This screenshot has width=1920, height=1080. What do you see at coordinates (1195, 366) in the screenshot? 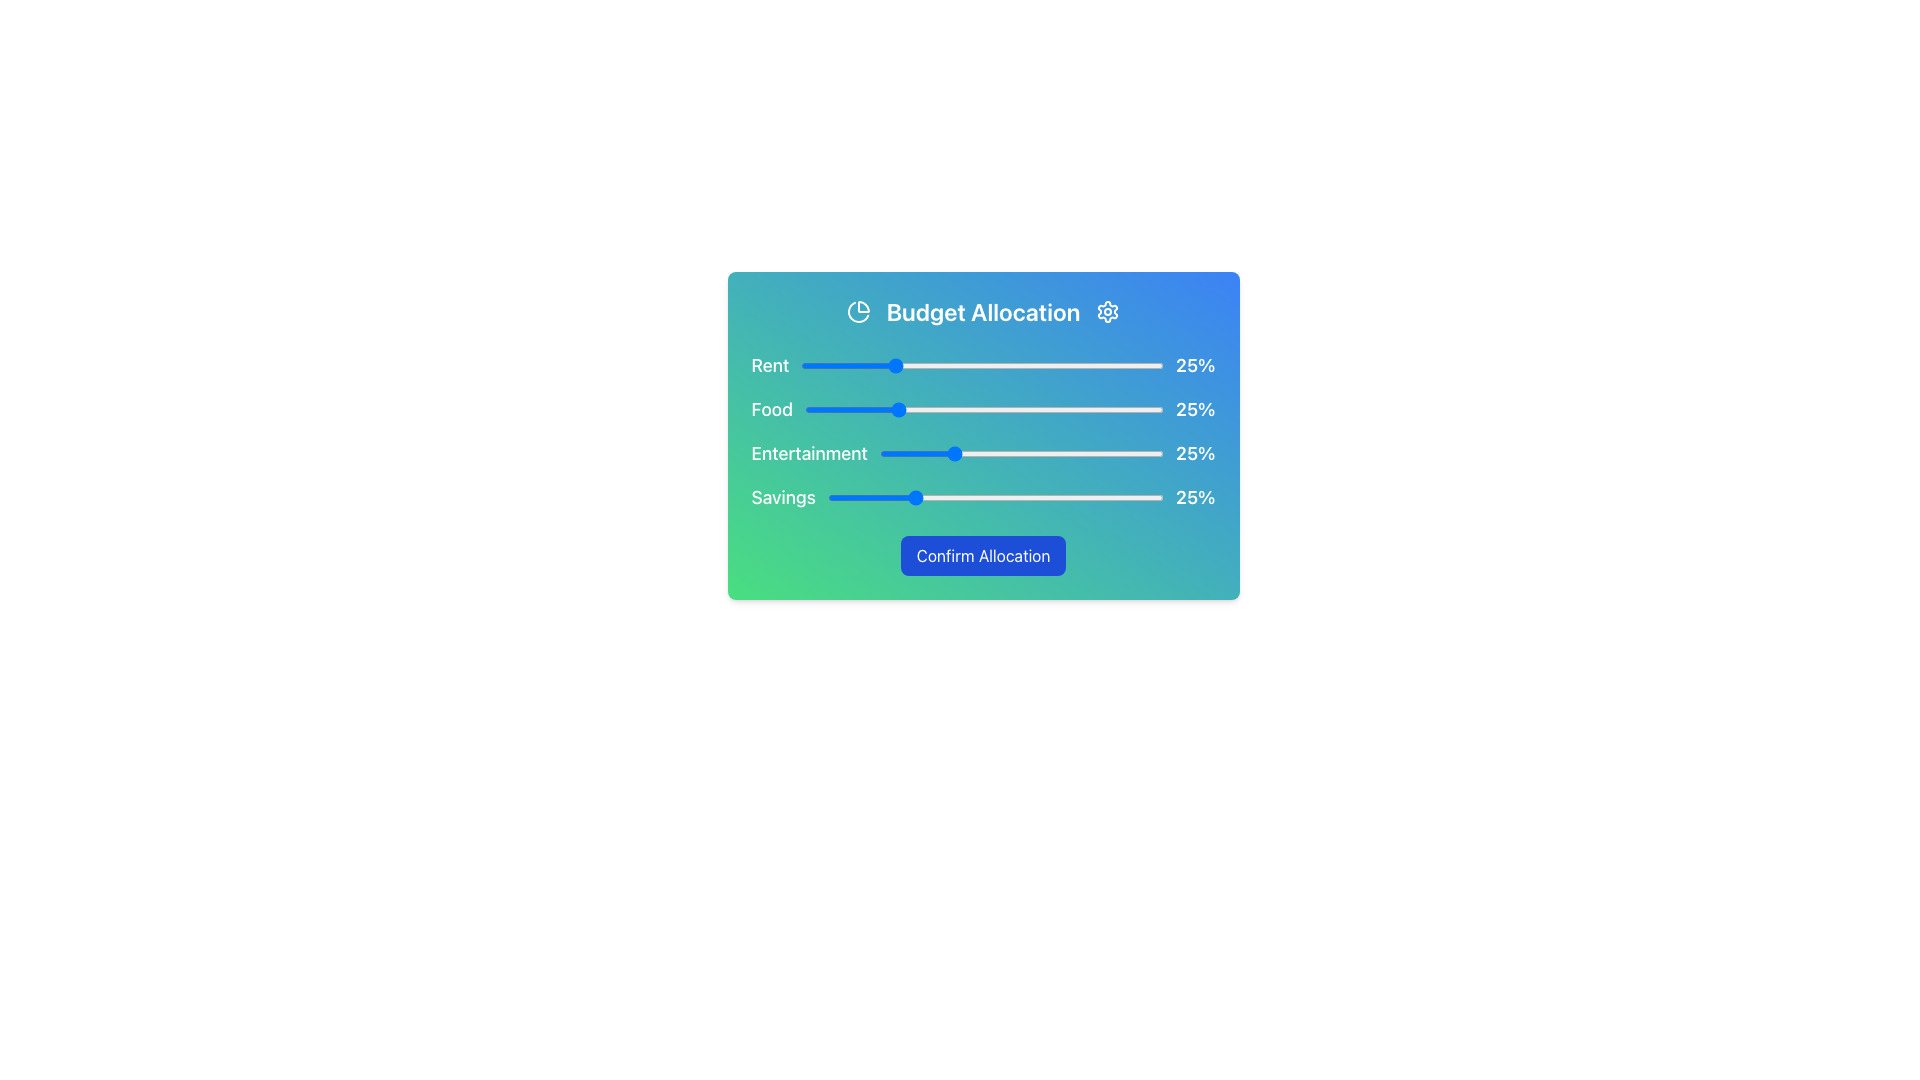
I see `value displayed in the static text label showing '25%' located to the right of the Rent slider in the Budget Allocation panel` at bounding box center [1195, 366].